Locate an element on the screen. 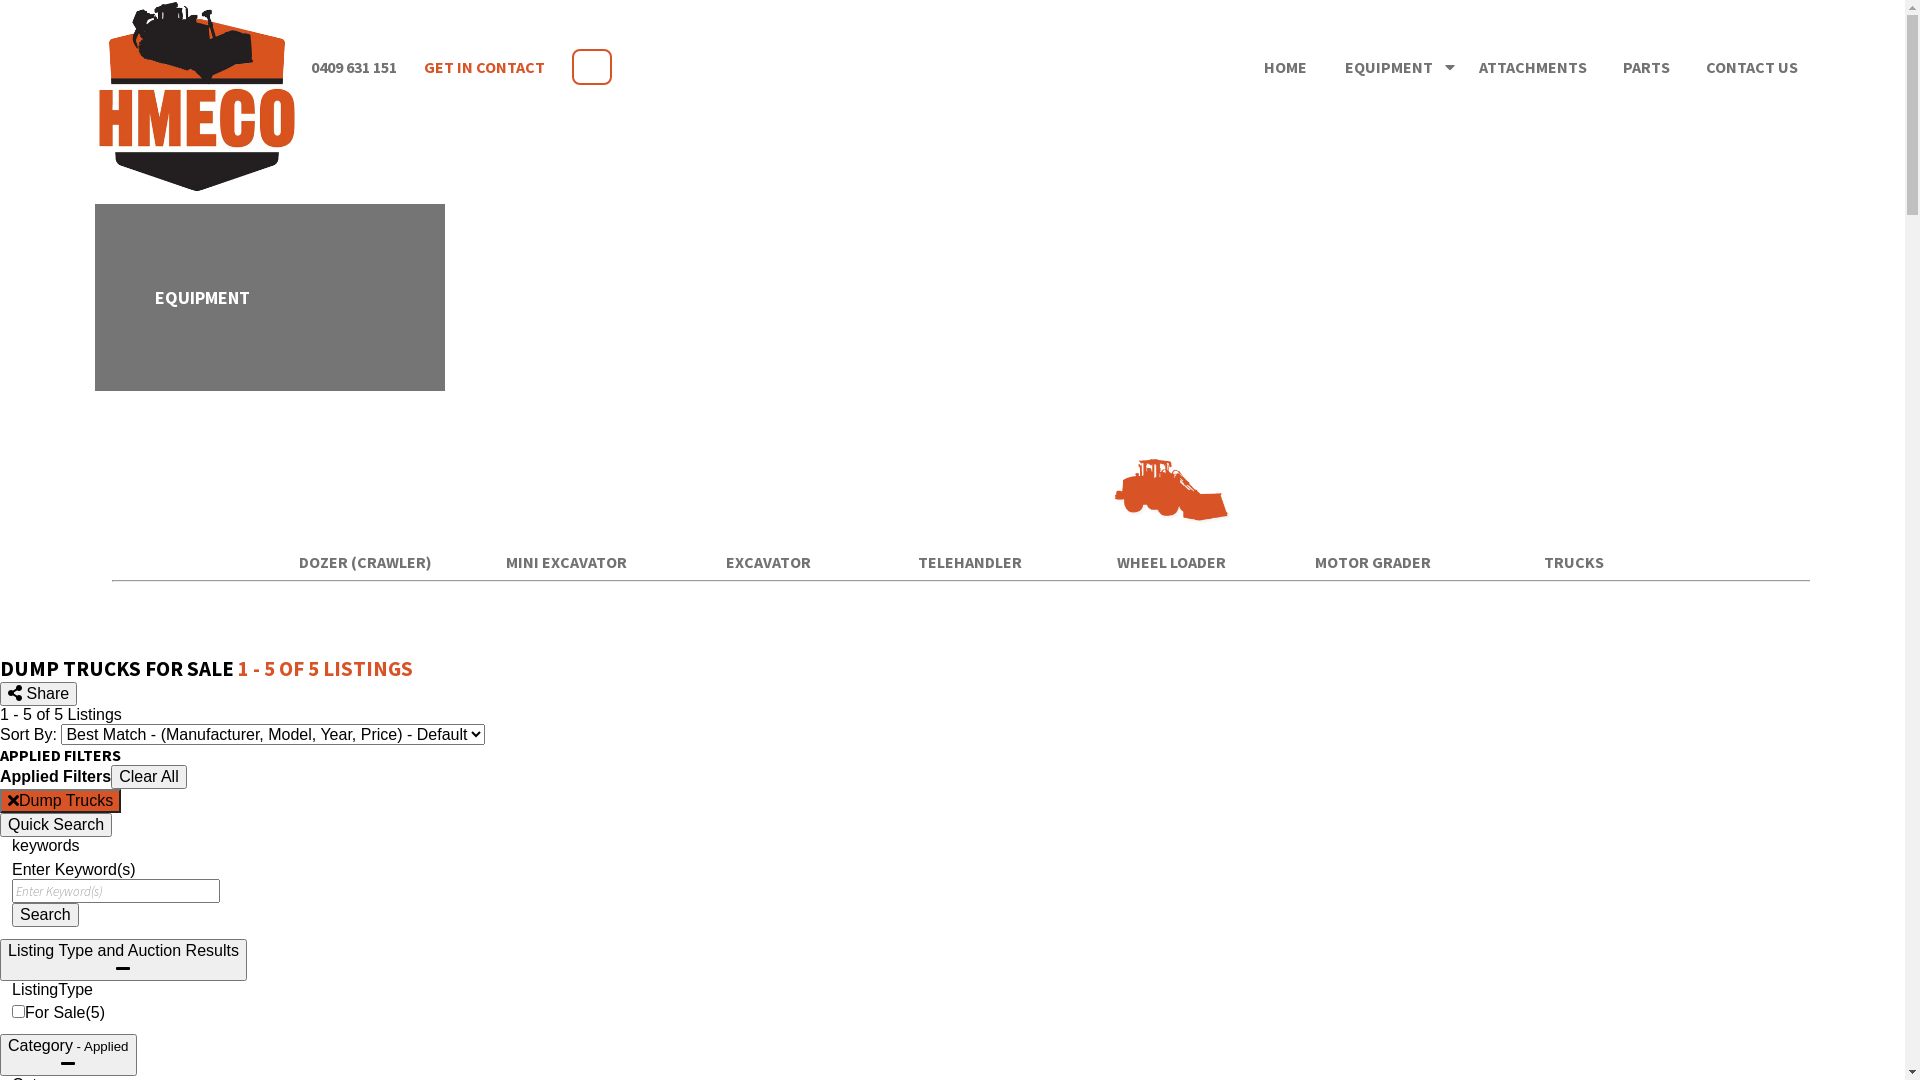 Image resolution: width=1920 pixels, height=1080 pixels. 'TELEHANDLER' is located at coordinates (870, 562).